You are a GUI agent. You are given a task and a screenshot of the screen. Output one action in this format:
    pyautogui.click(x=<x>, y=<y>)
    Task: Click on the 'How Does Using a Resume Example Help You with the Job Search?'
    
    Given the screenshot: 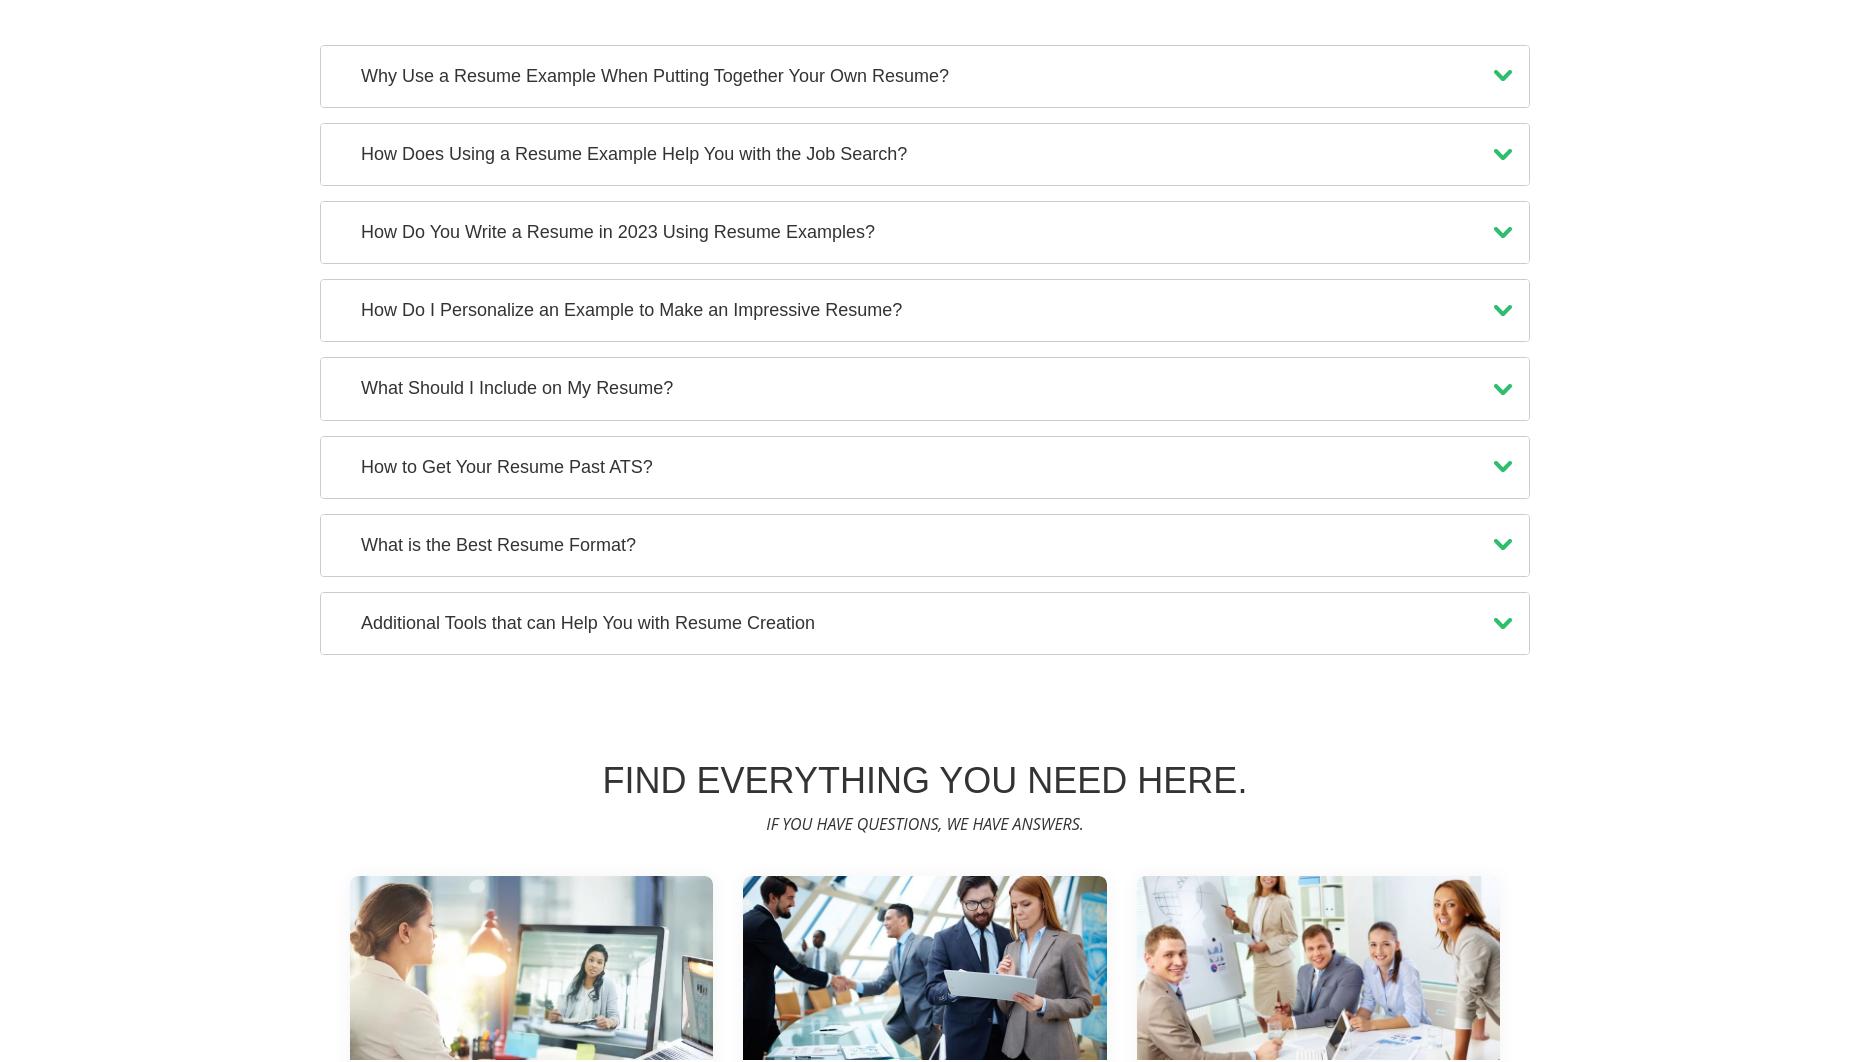 What is the action you would take?
    pyautogui.click(x=359, y=153)
    